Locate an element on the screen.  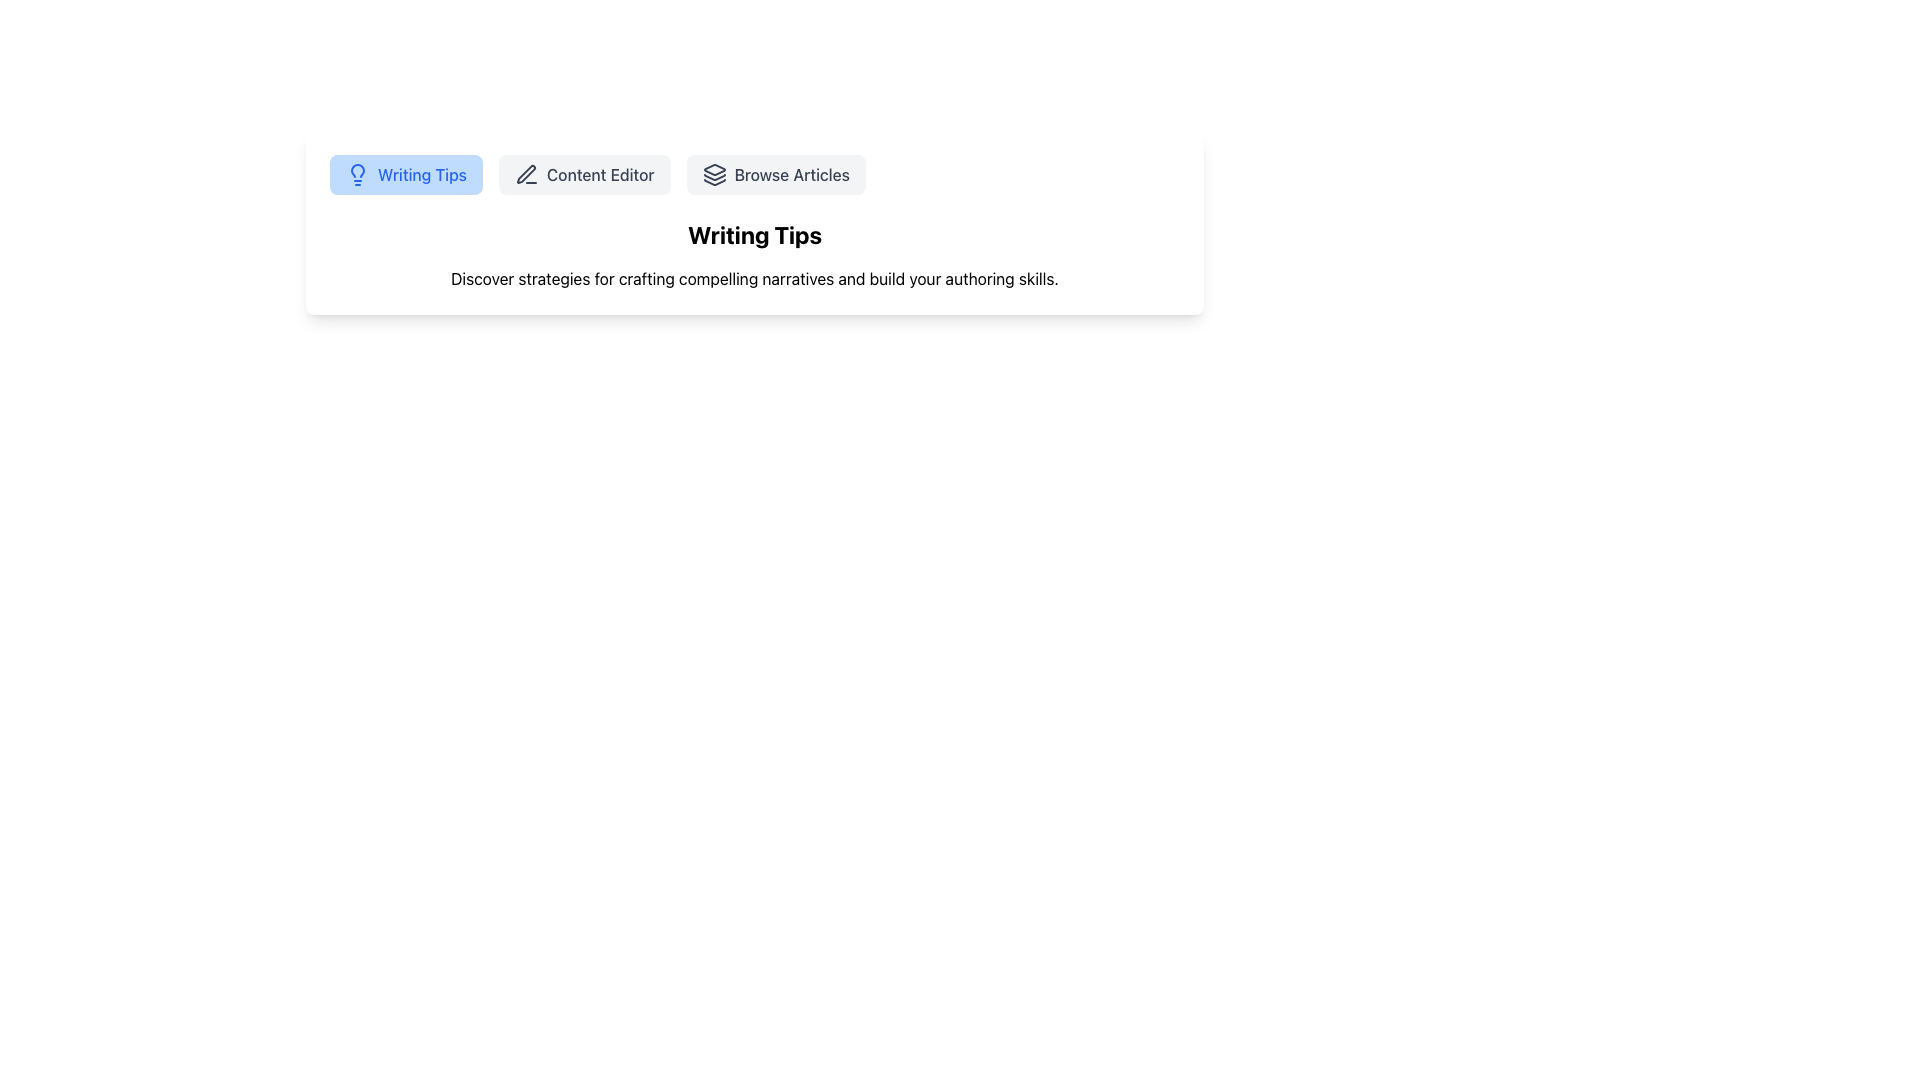
text displayed below the bold header 'Writing Tips', which contains the content: 'Discover strategies for crafting compelling narratives and build your authoring skills.' is located at coordinates (753, 278).